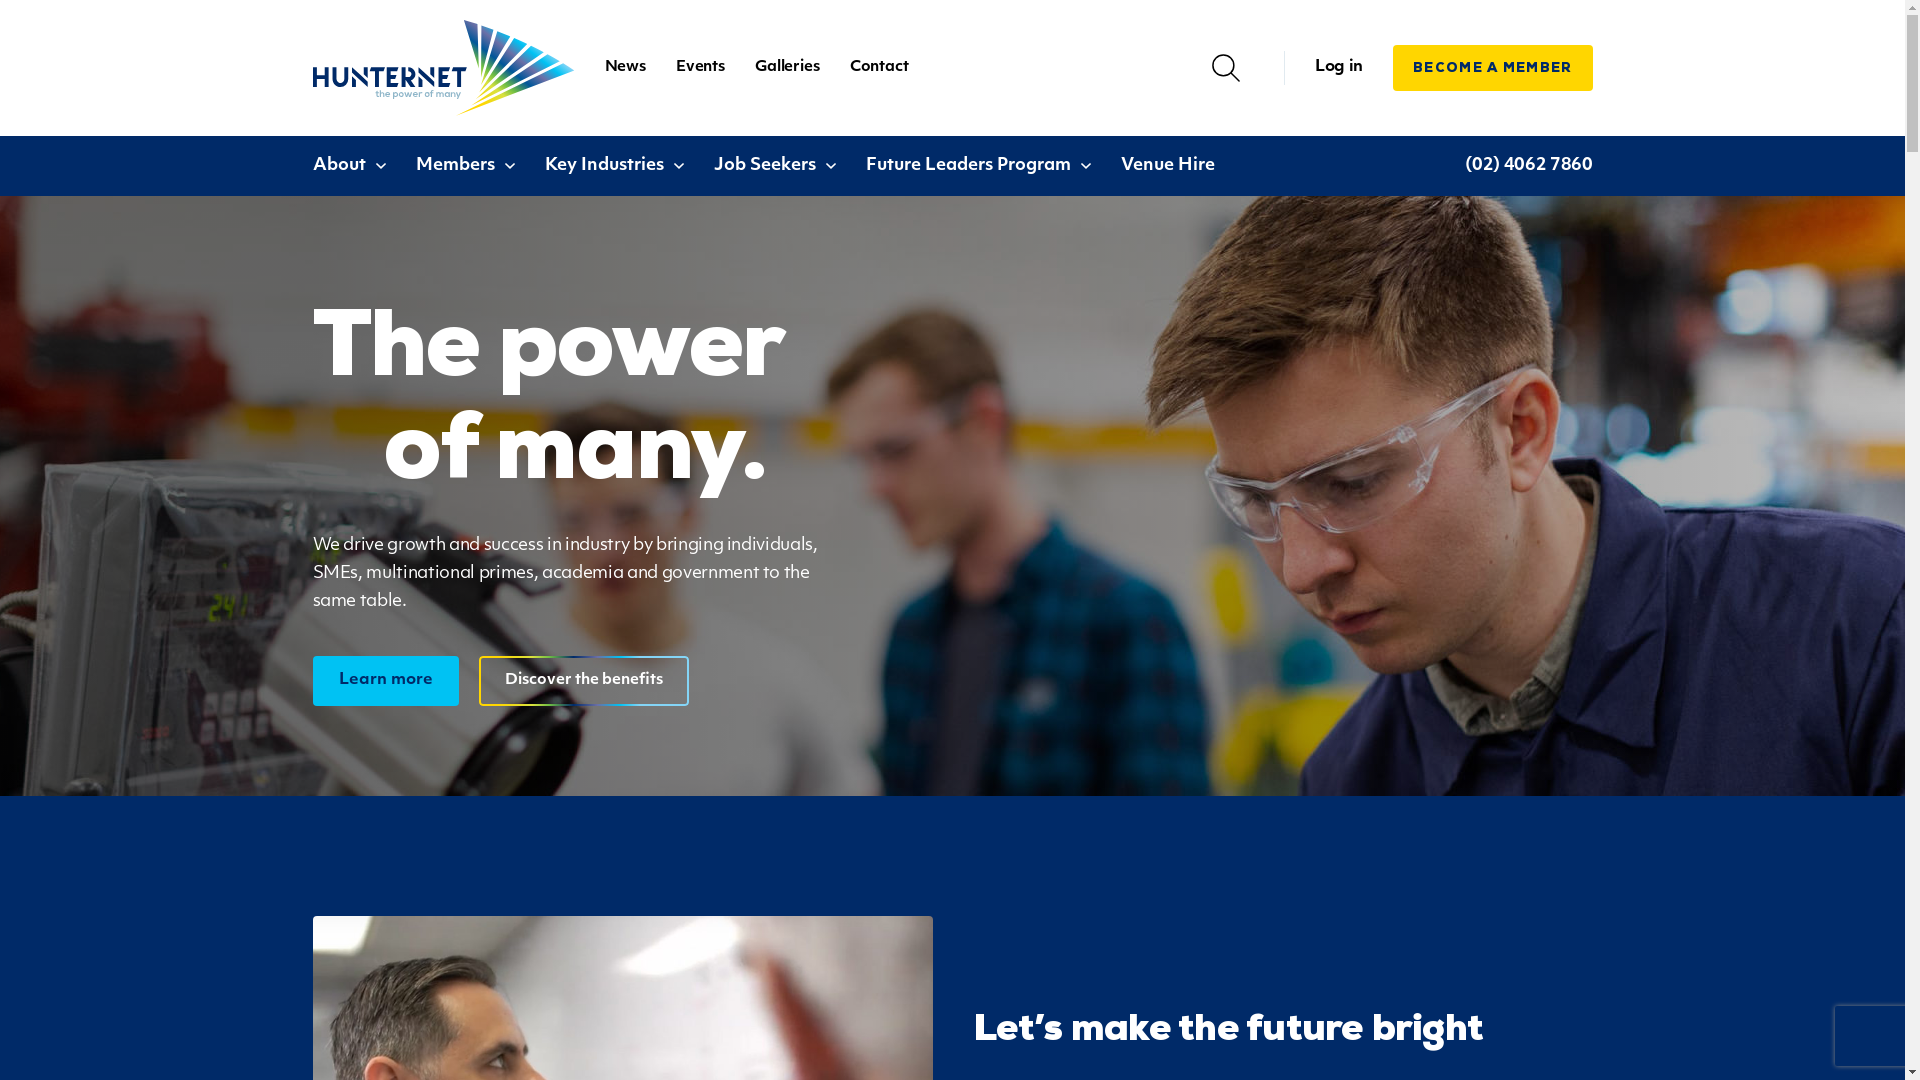 The height and width of the screenshot is (1080, 1920). I want to click on 'News', so click(624, 67).